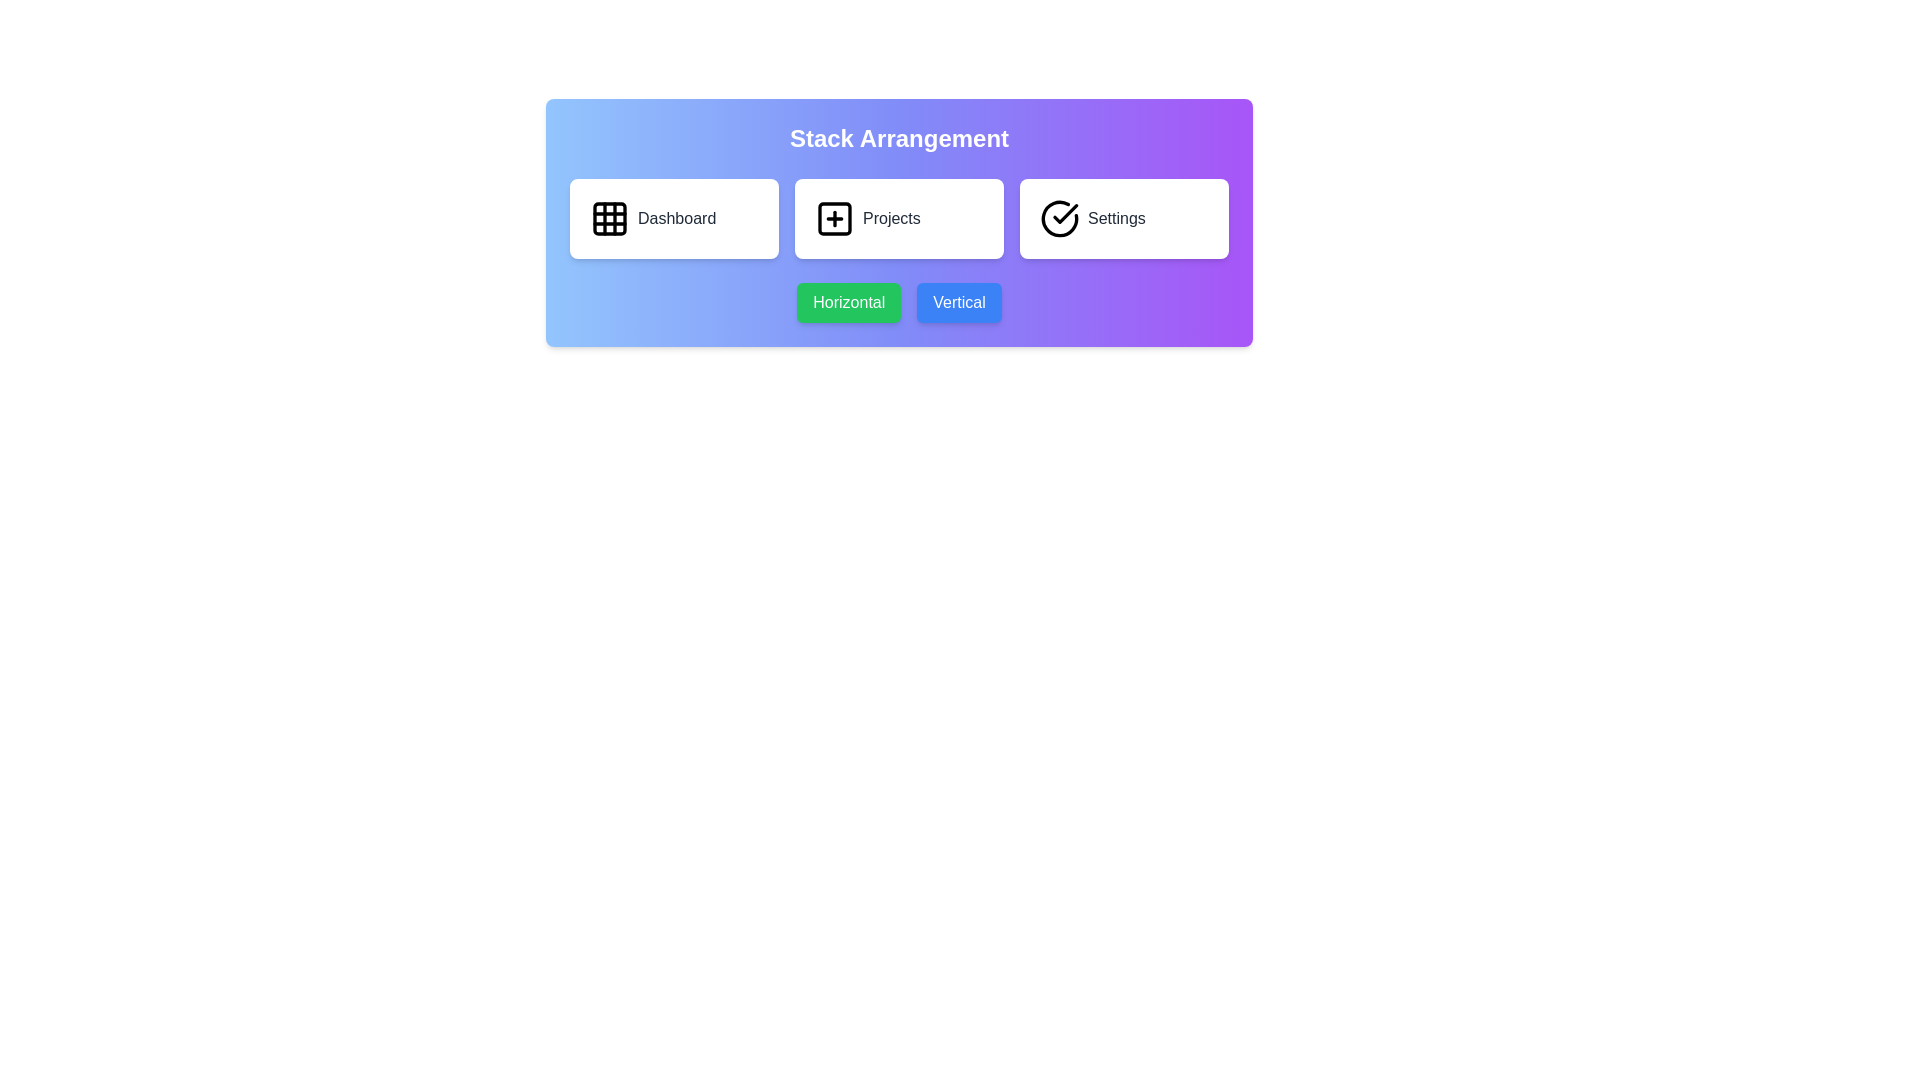 This screenshot has width=1920, height=1080. I want to click on the 'Dashboard' label which indicates the functionality of the accompanying button, located to the right of a grid icon in a horizontal arrangement of buttons under the 'Stack Arrangement' heading, so click(677, 219).